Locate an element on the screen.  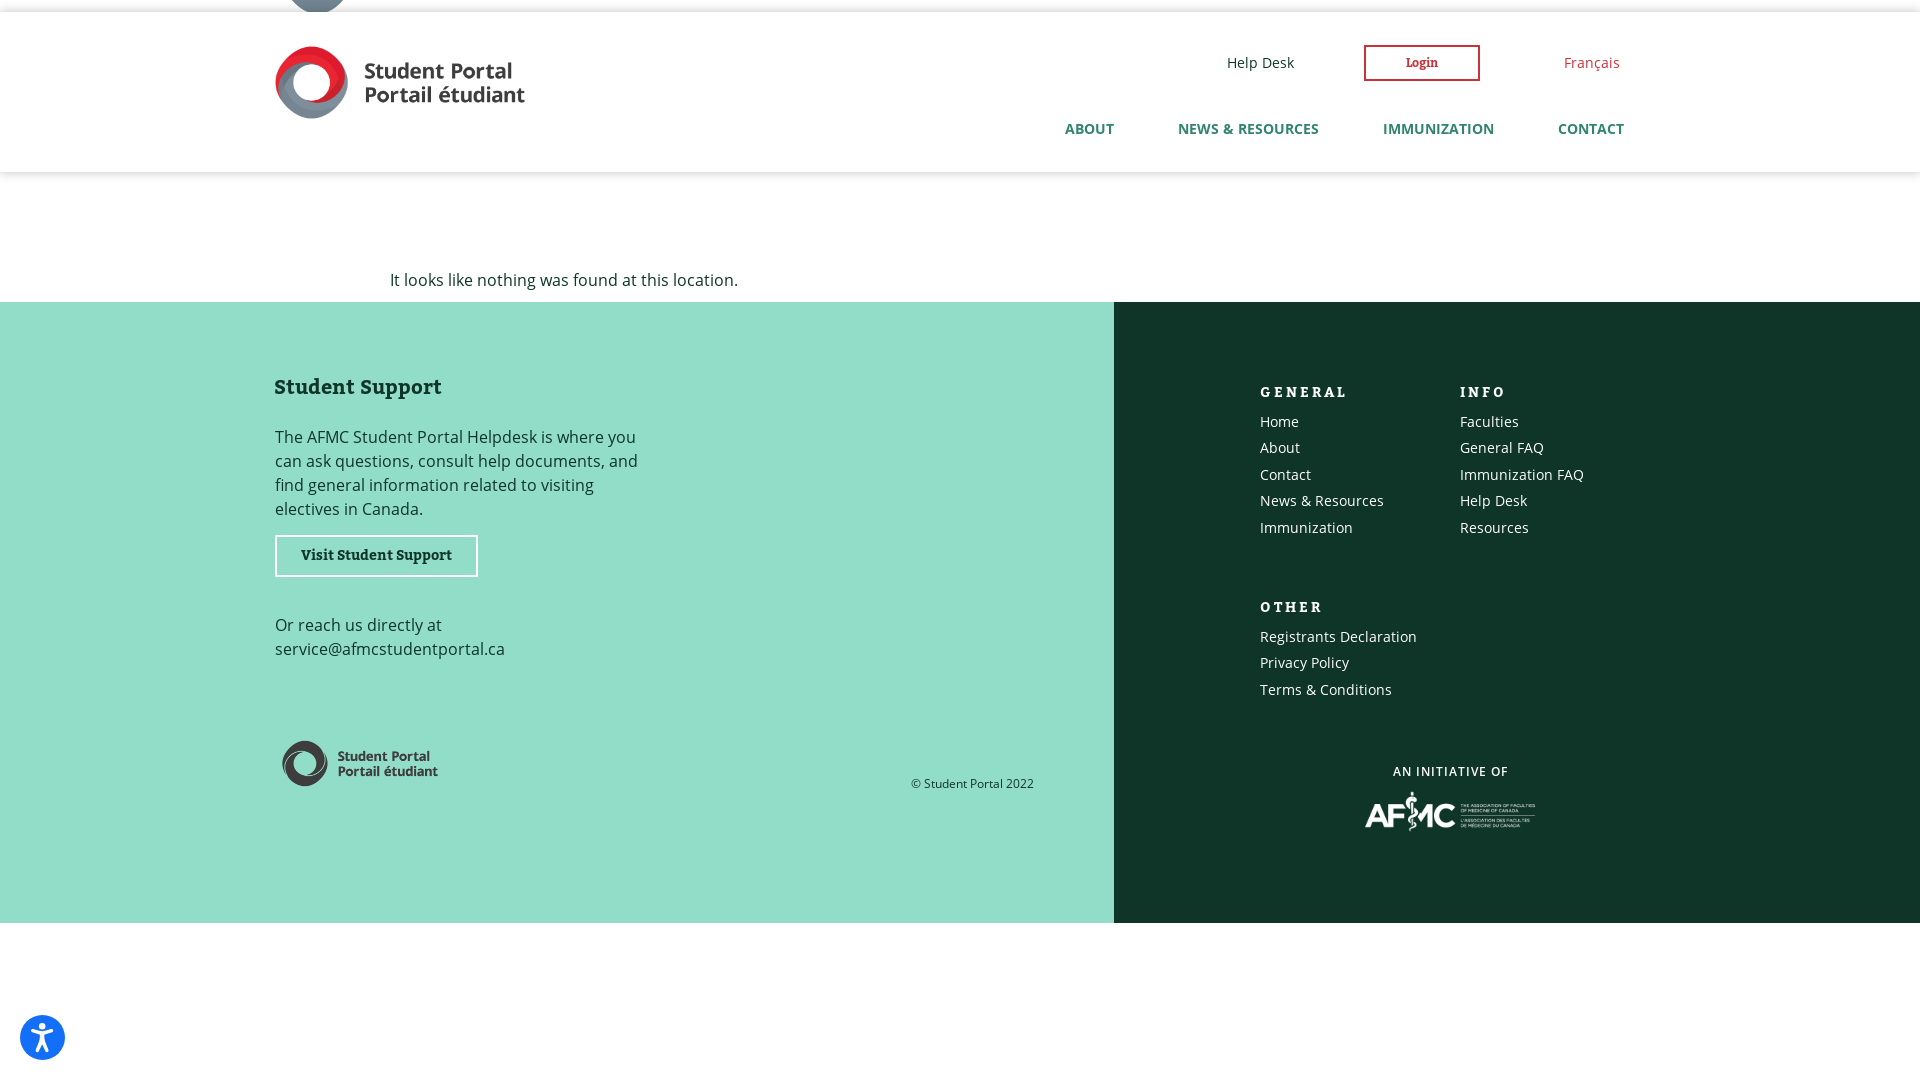
'ABOUT' is located at coordinates (1032, 128).